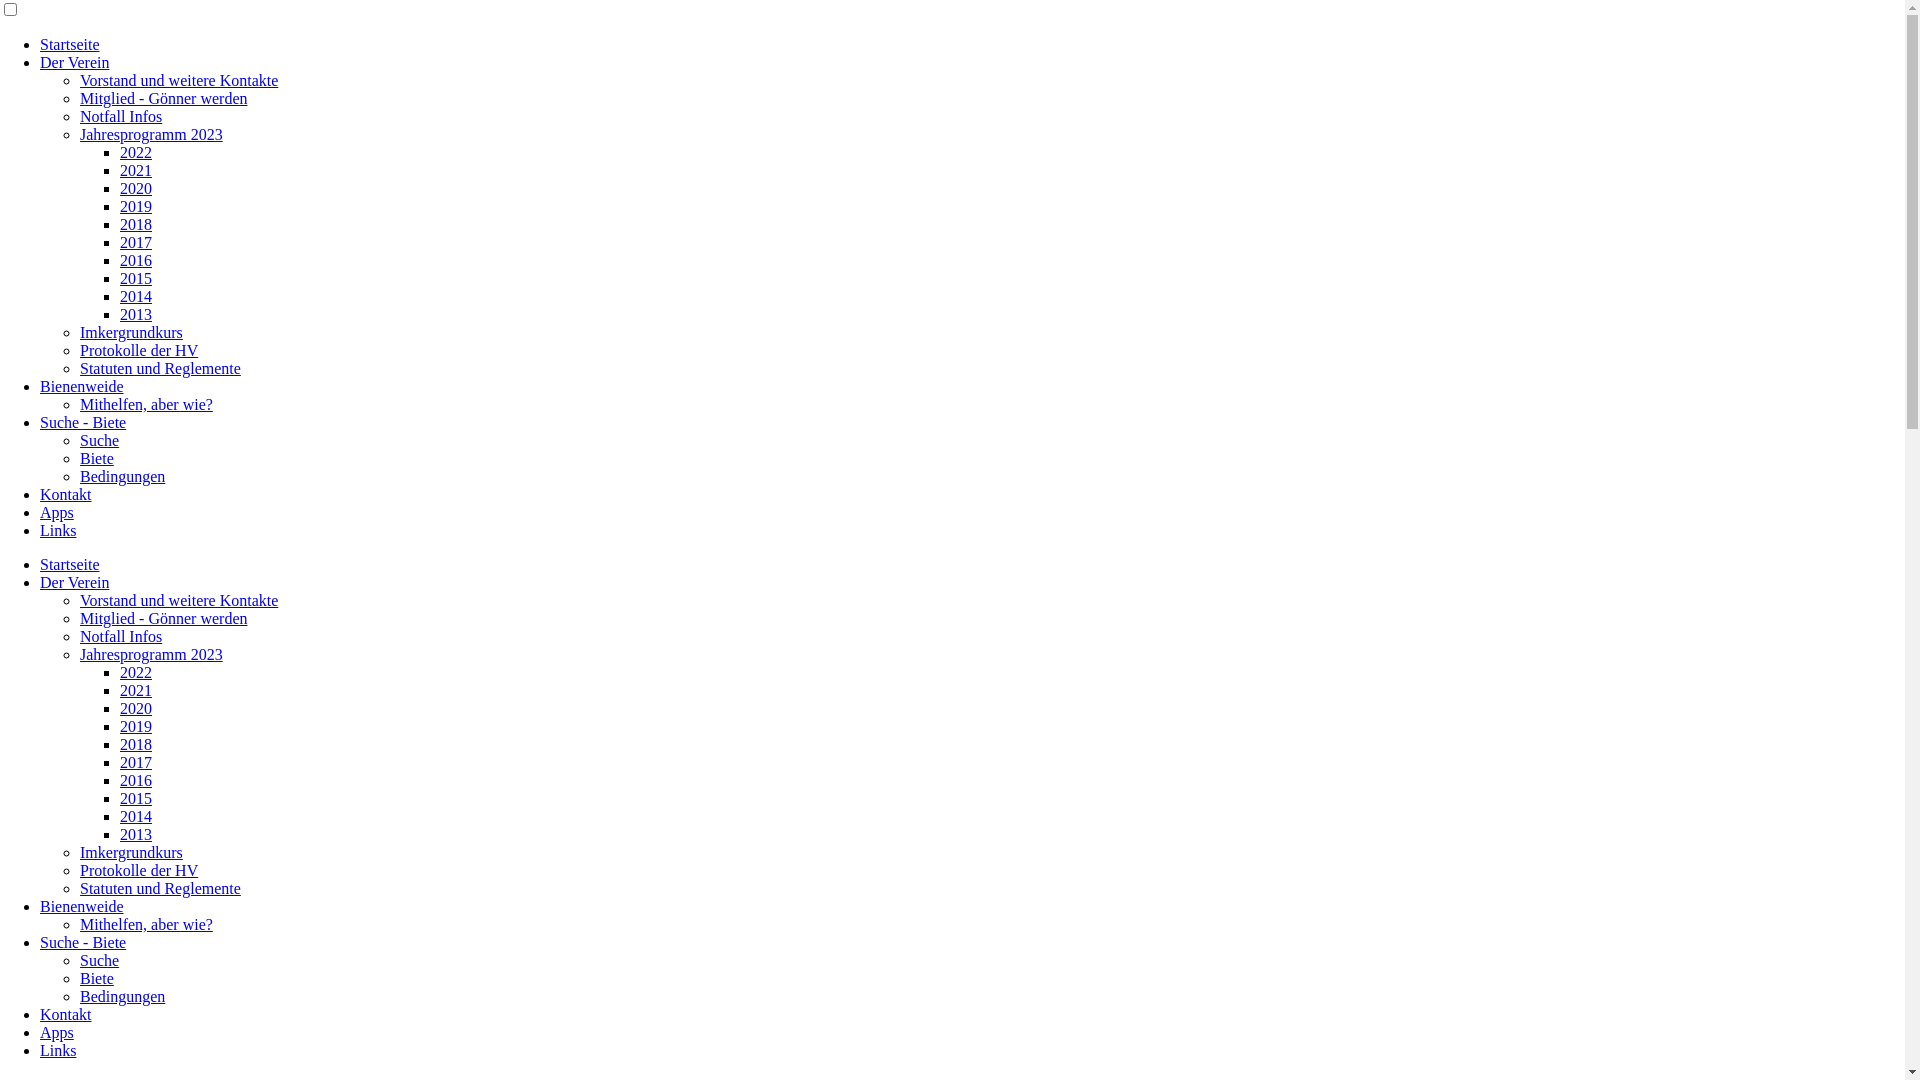  What do you see at coordinates (74, 582) in the screenshot?
I see `'Der Verein'` at bounding box center [74, 582].